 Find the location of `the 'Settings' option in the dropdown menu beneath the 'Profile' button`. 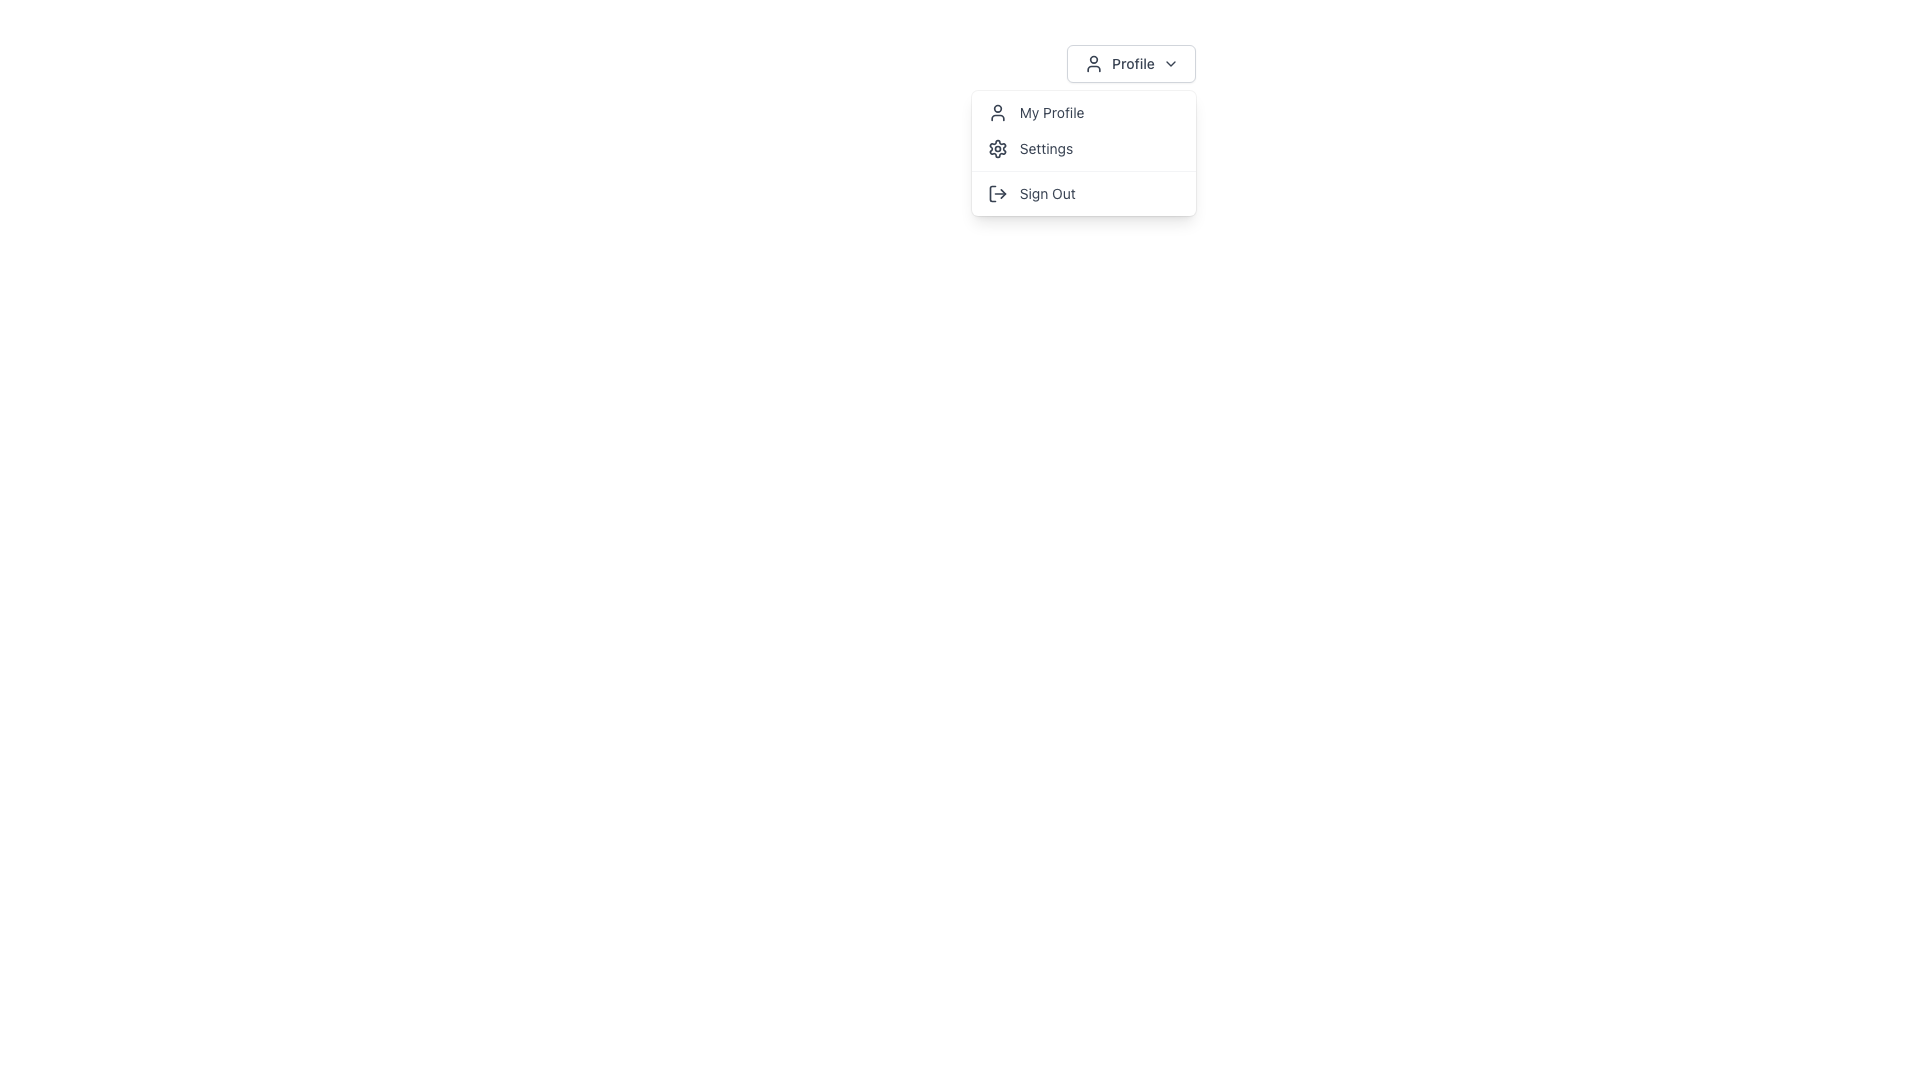

the 'Settings' option in the dropdown menu beneath the 'Profile' button is located at coordinates (1082, 152).